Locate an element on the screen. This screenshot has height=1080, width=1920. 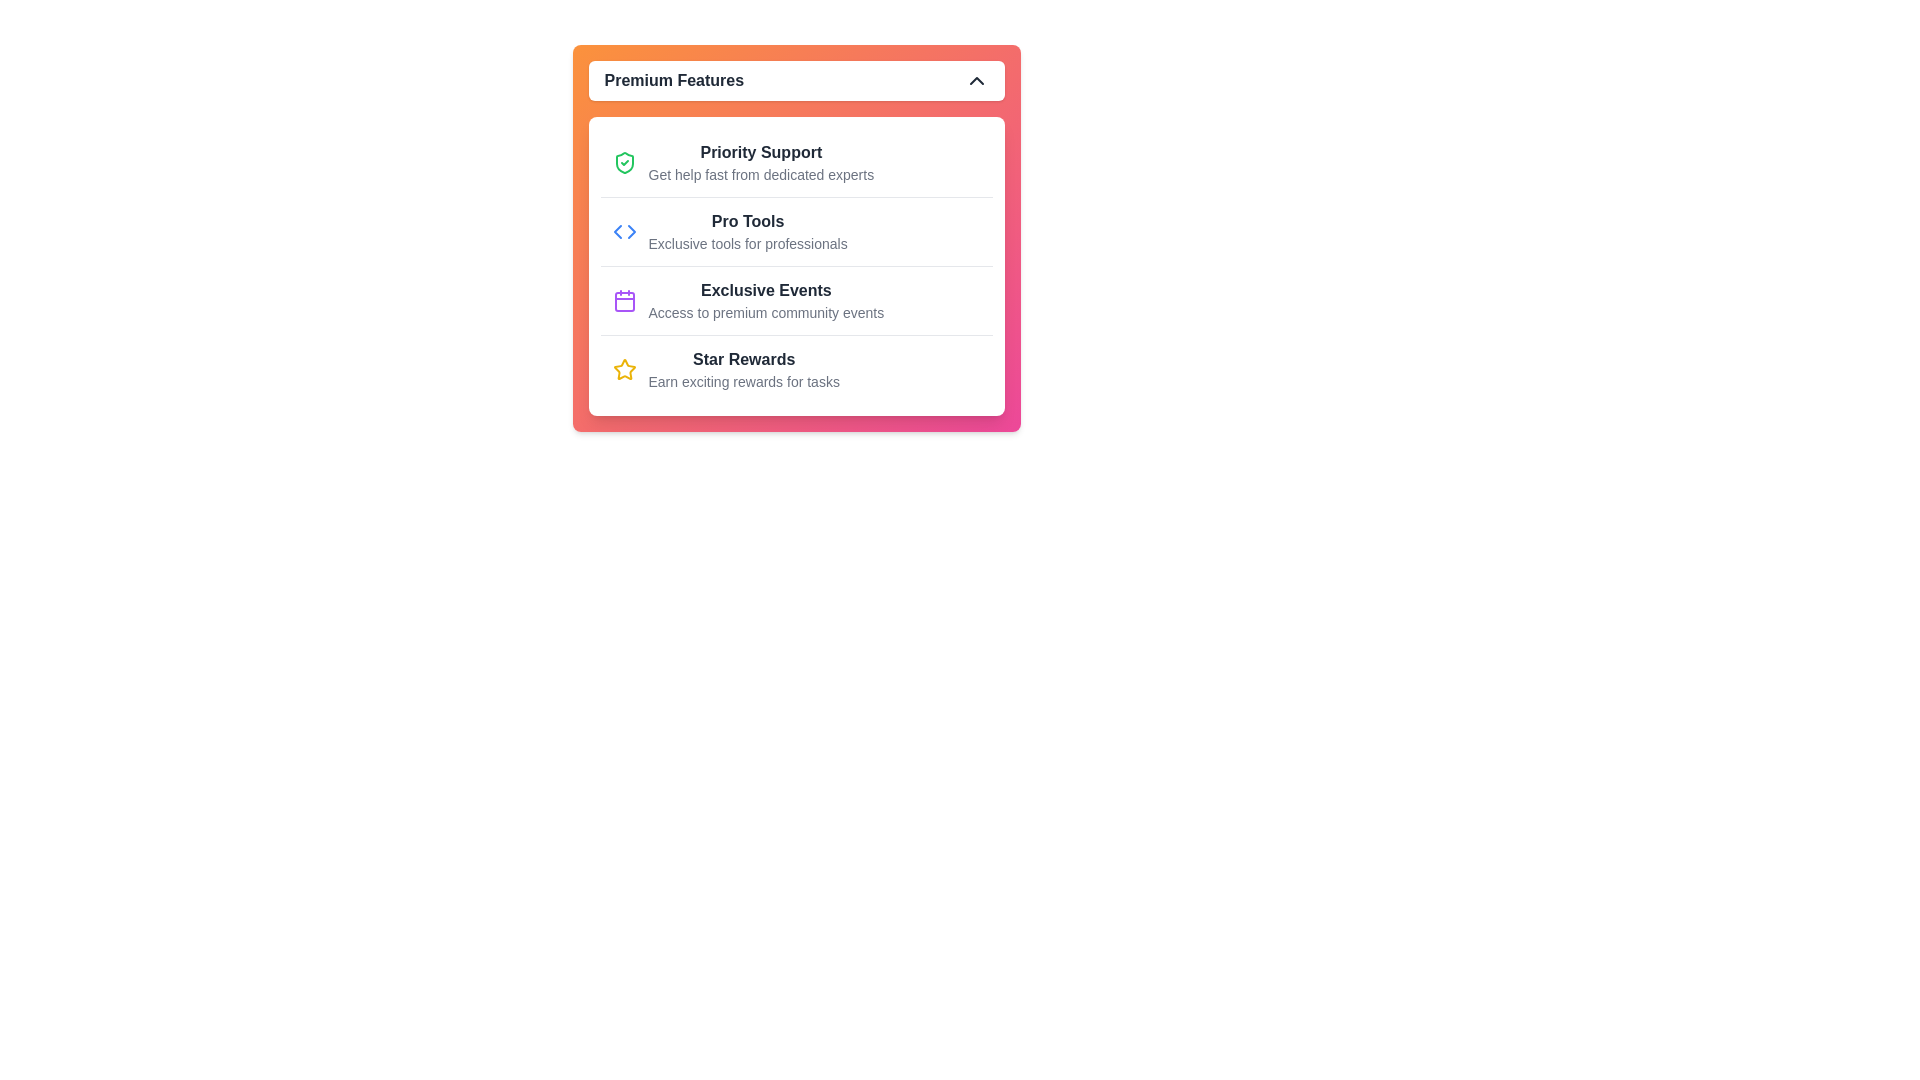
the text label displaying 'Exclusive tools for professionals', located beneath the 'Pro Tools' heading in the 'Premium Features' section is located at coordinates (747, 242).